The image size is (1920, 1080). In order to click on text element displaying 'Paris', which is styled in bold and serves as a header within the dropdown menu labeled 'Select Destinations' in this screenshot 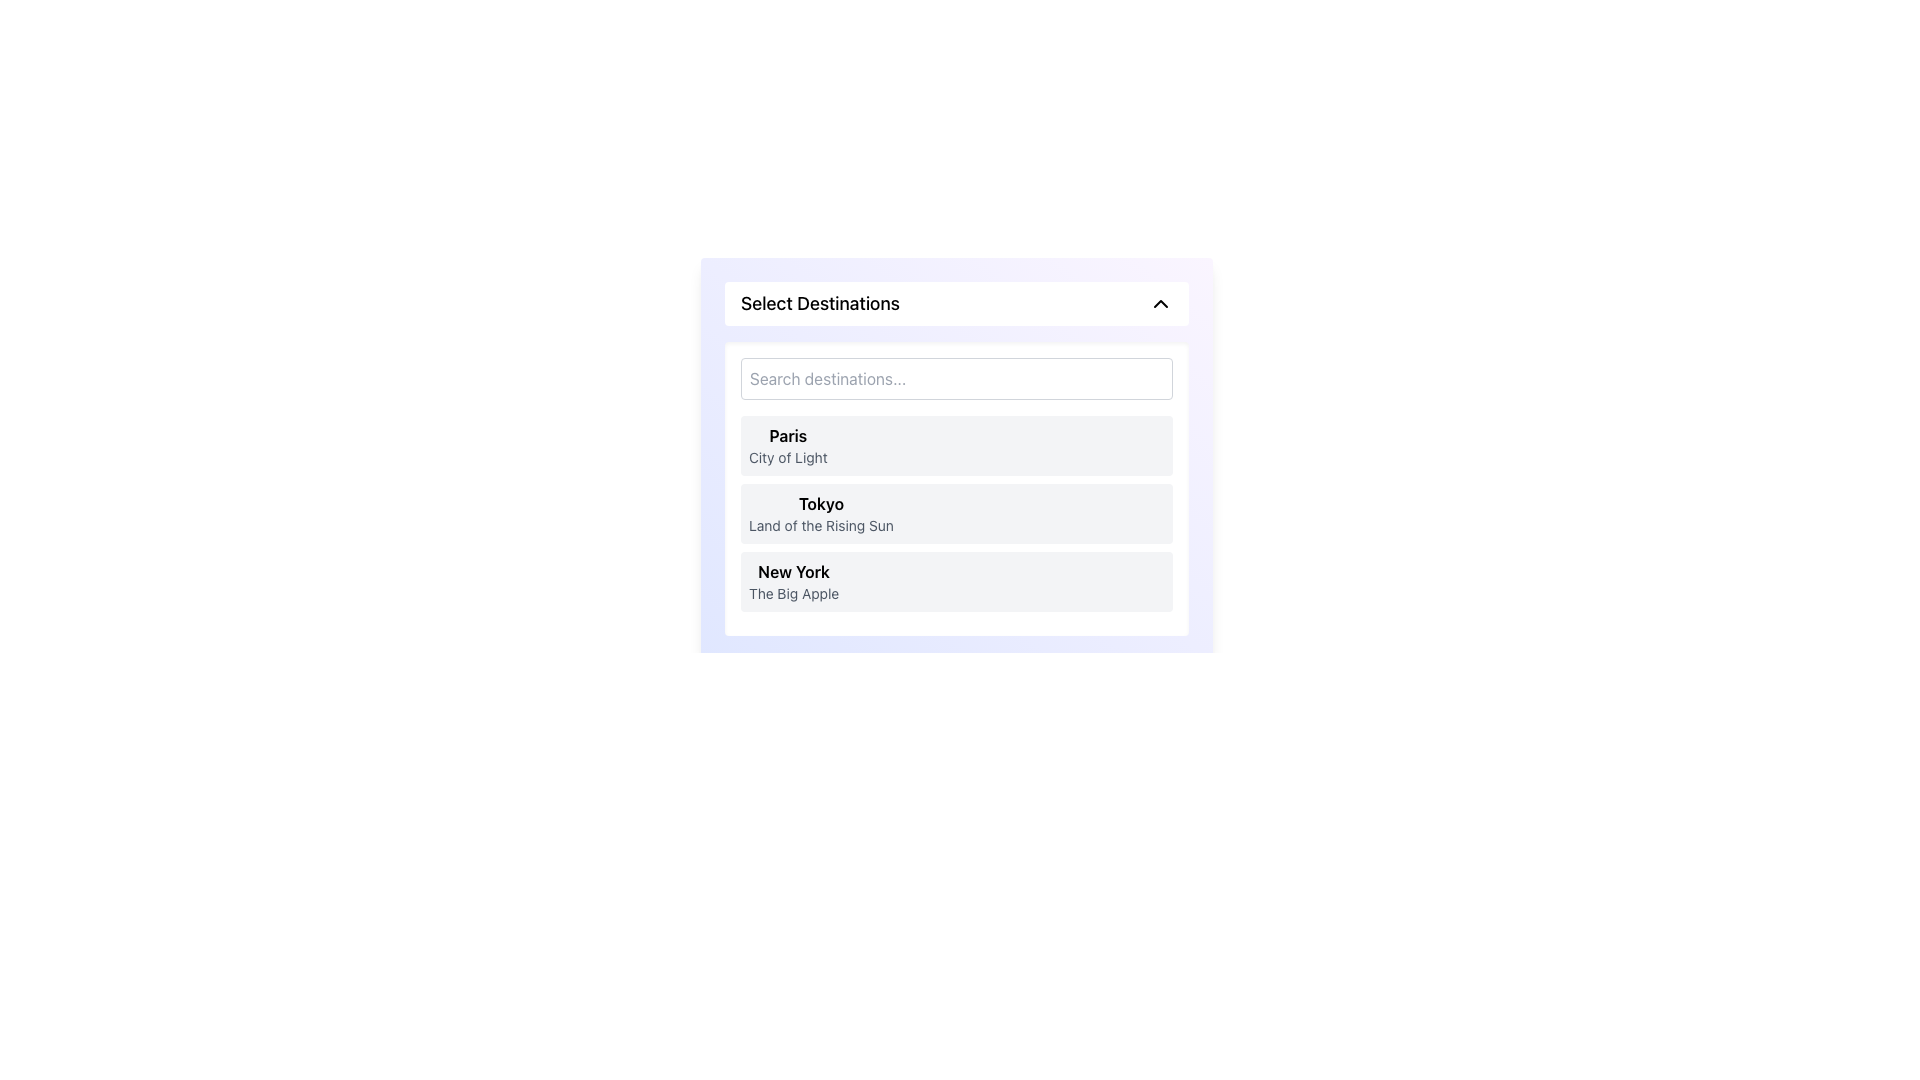, I will do `click(787, 434)`.